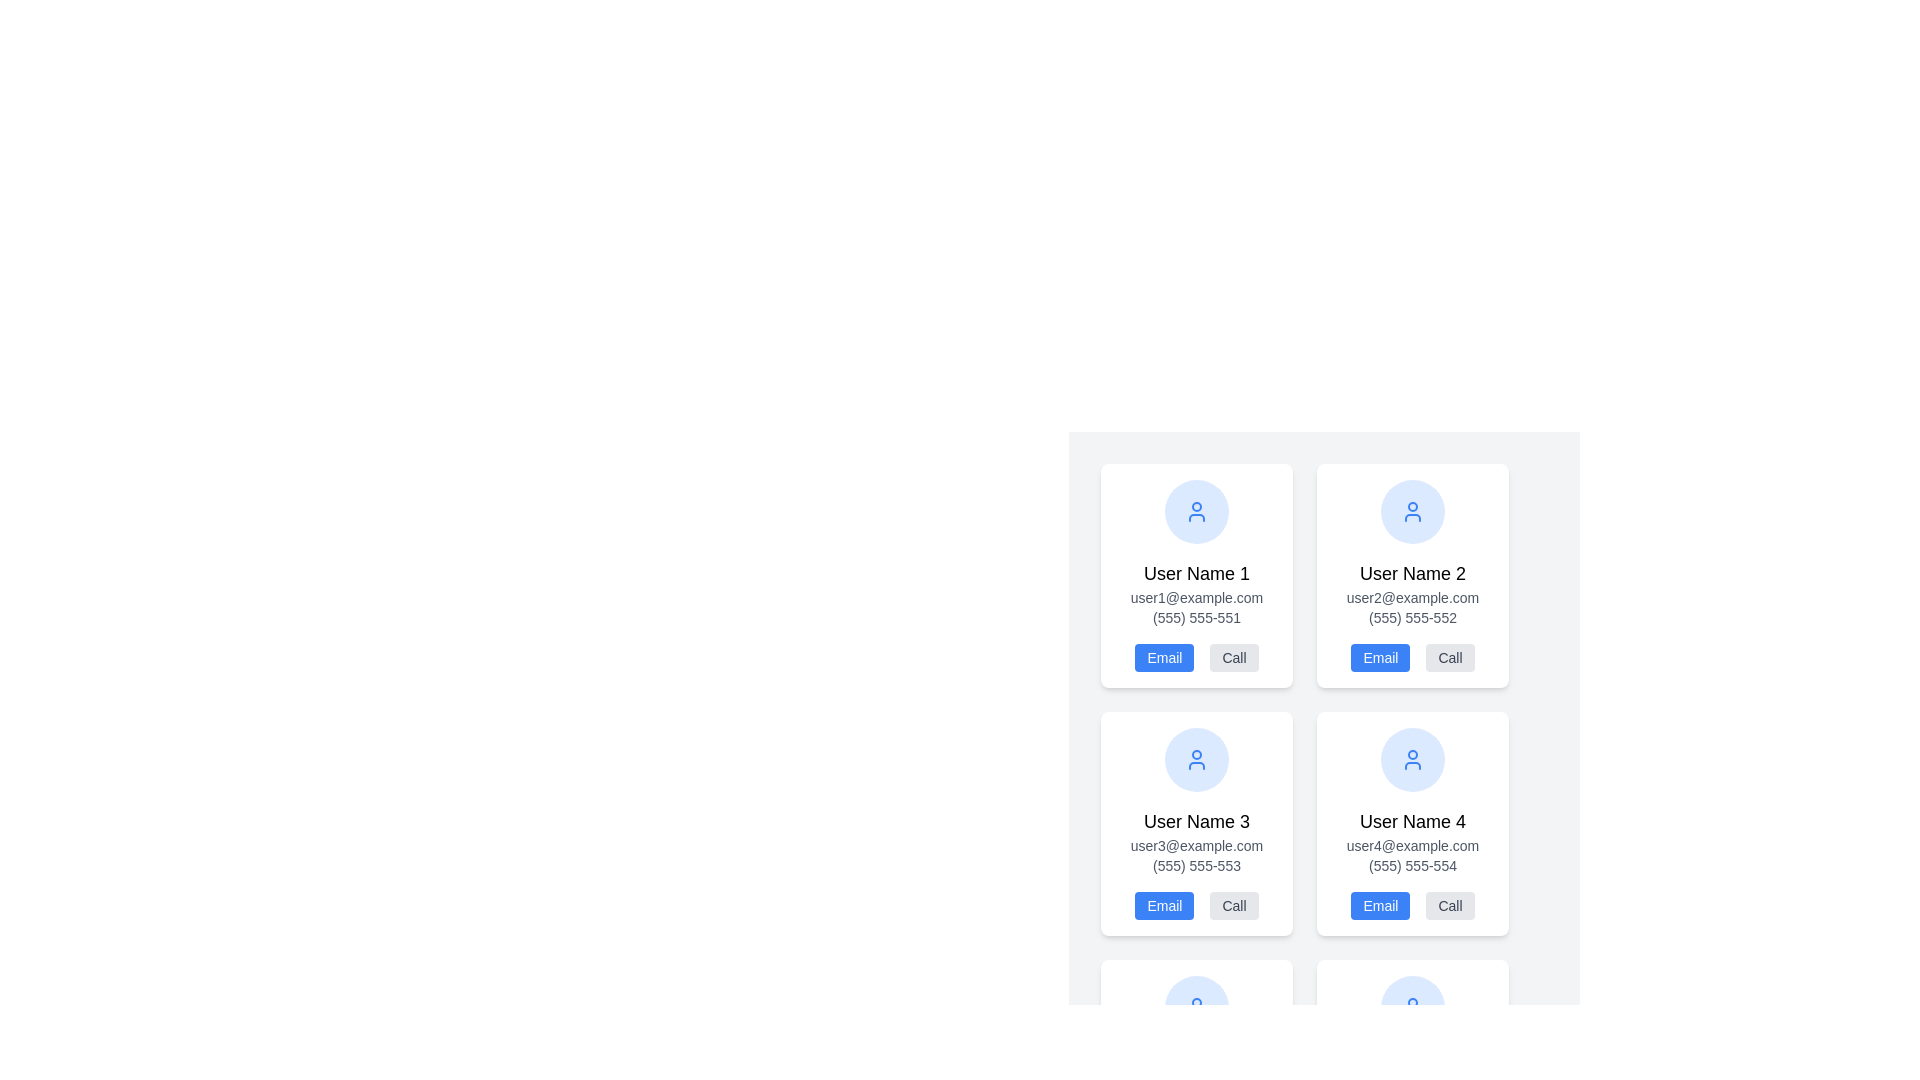  What do you see at coordinates (1196, 845) in the screenshot?
I see `the email address 'user3@example.com' displayed in gray text within the user profile card, located below 'User Name 3' and above the phone number '(555) 555-553'` at bounding box center [1196, 845].